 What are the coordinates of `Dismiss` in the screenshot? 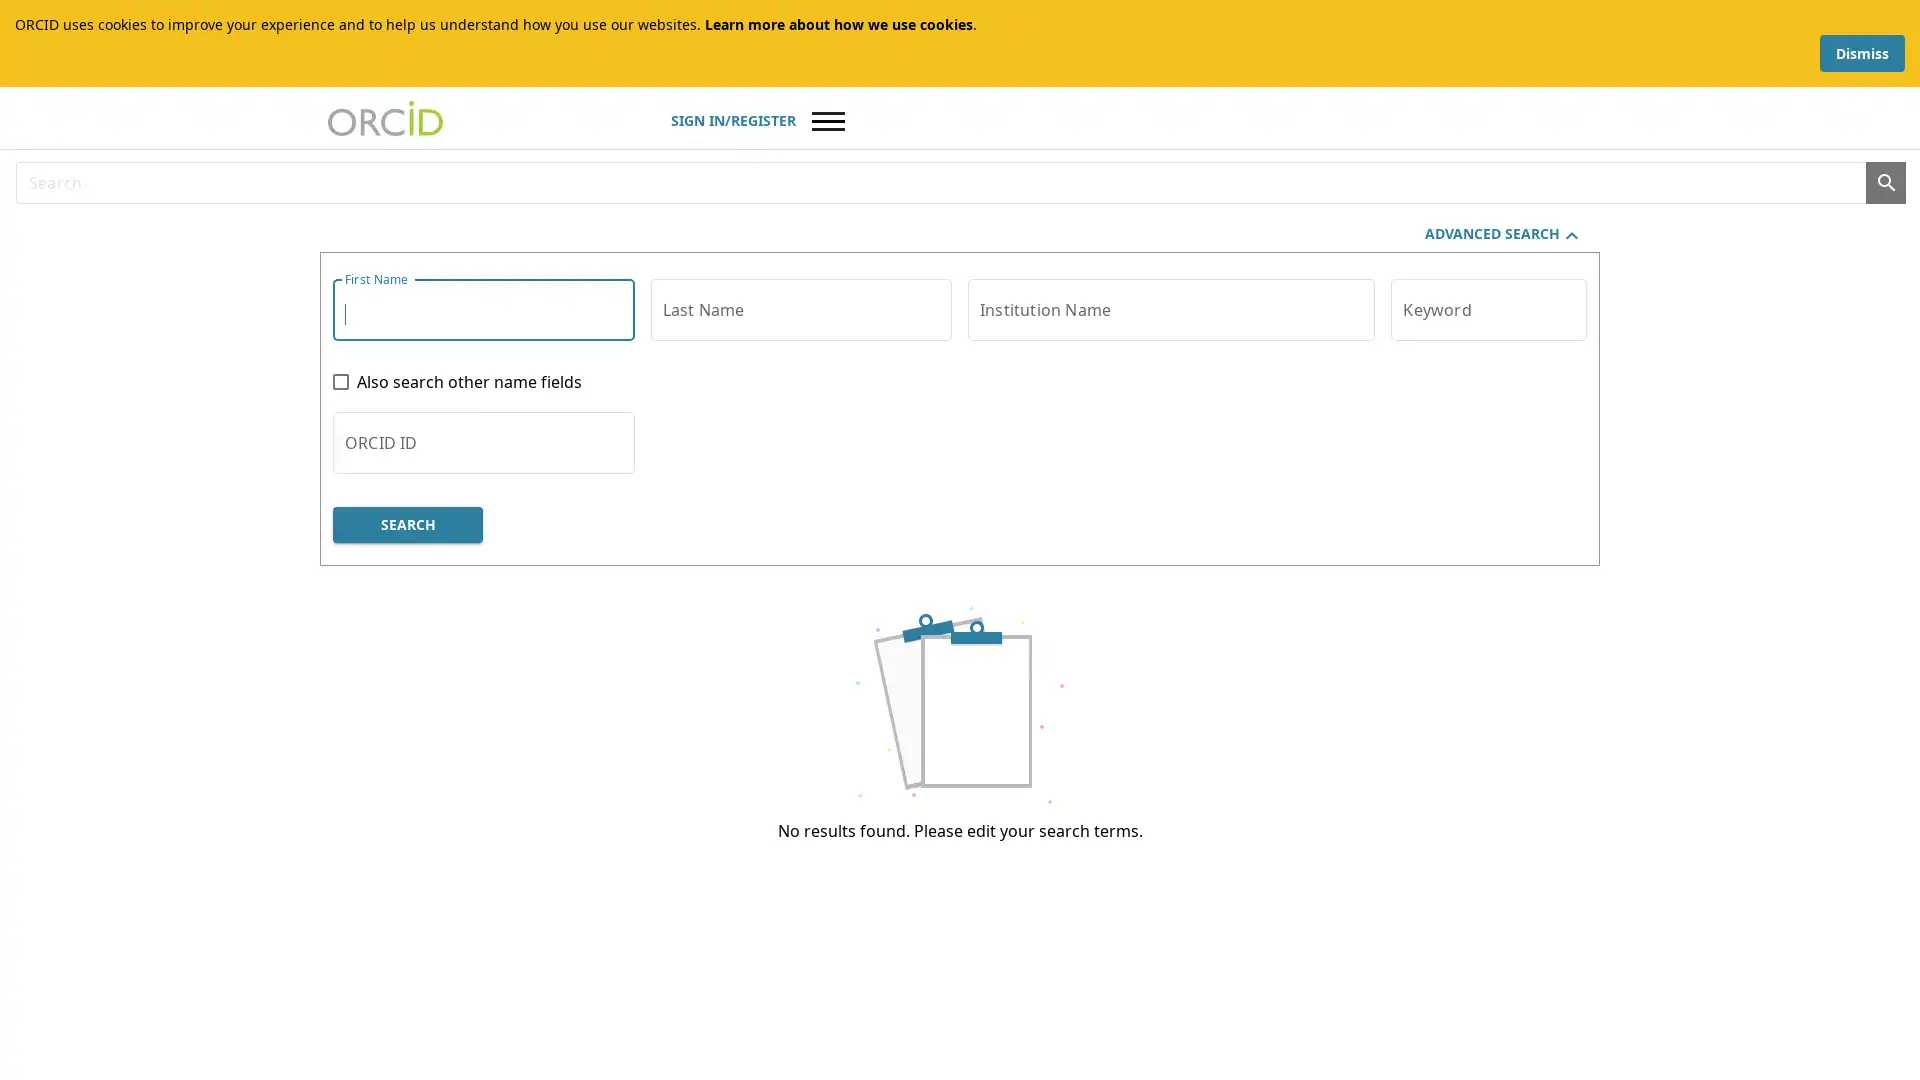 It's located at (1861, 33).